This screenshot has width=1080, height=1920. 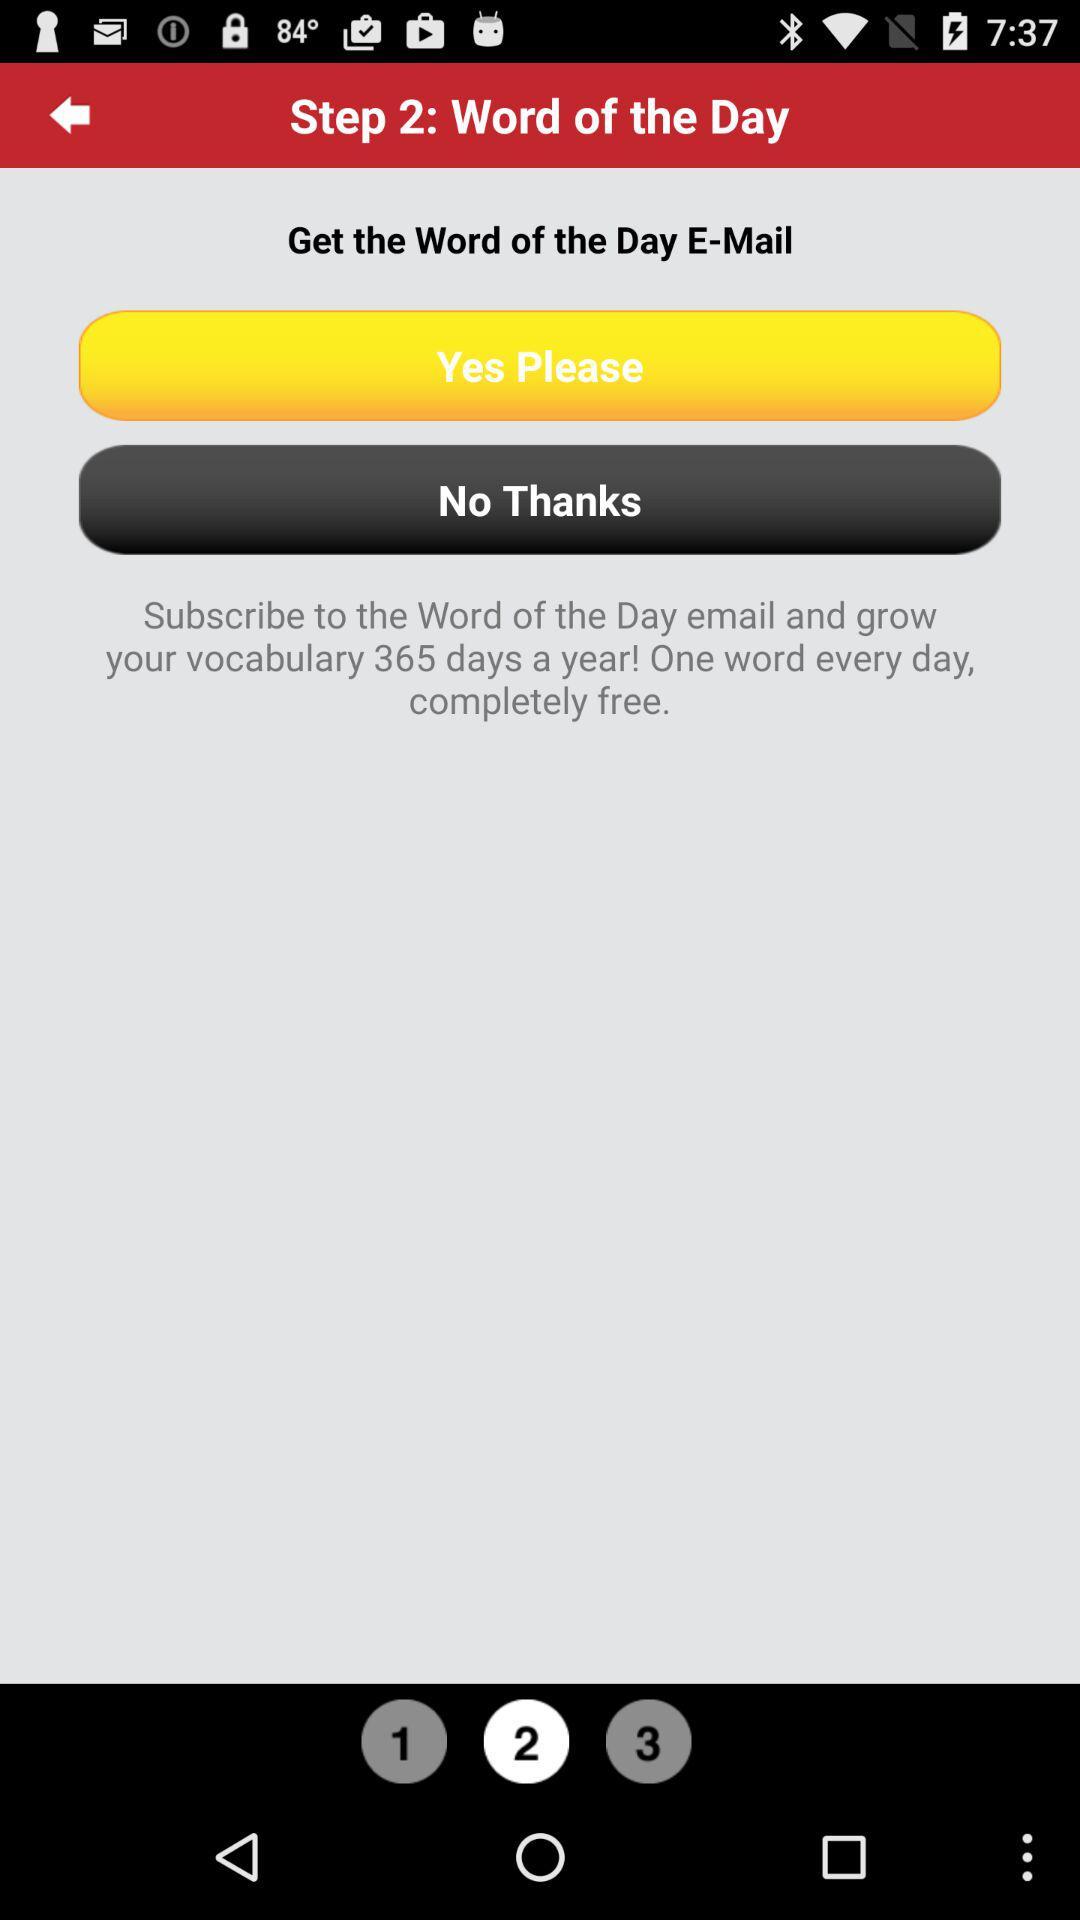 I want to click on icon below get the word app, so click(x=540, y=365).